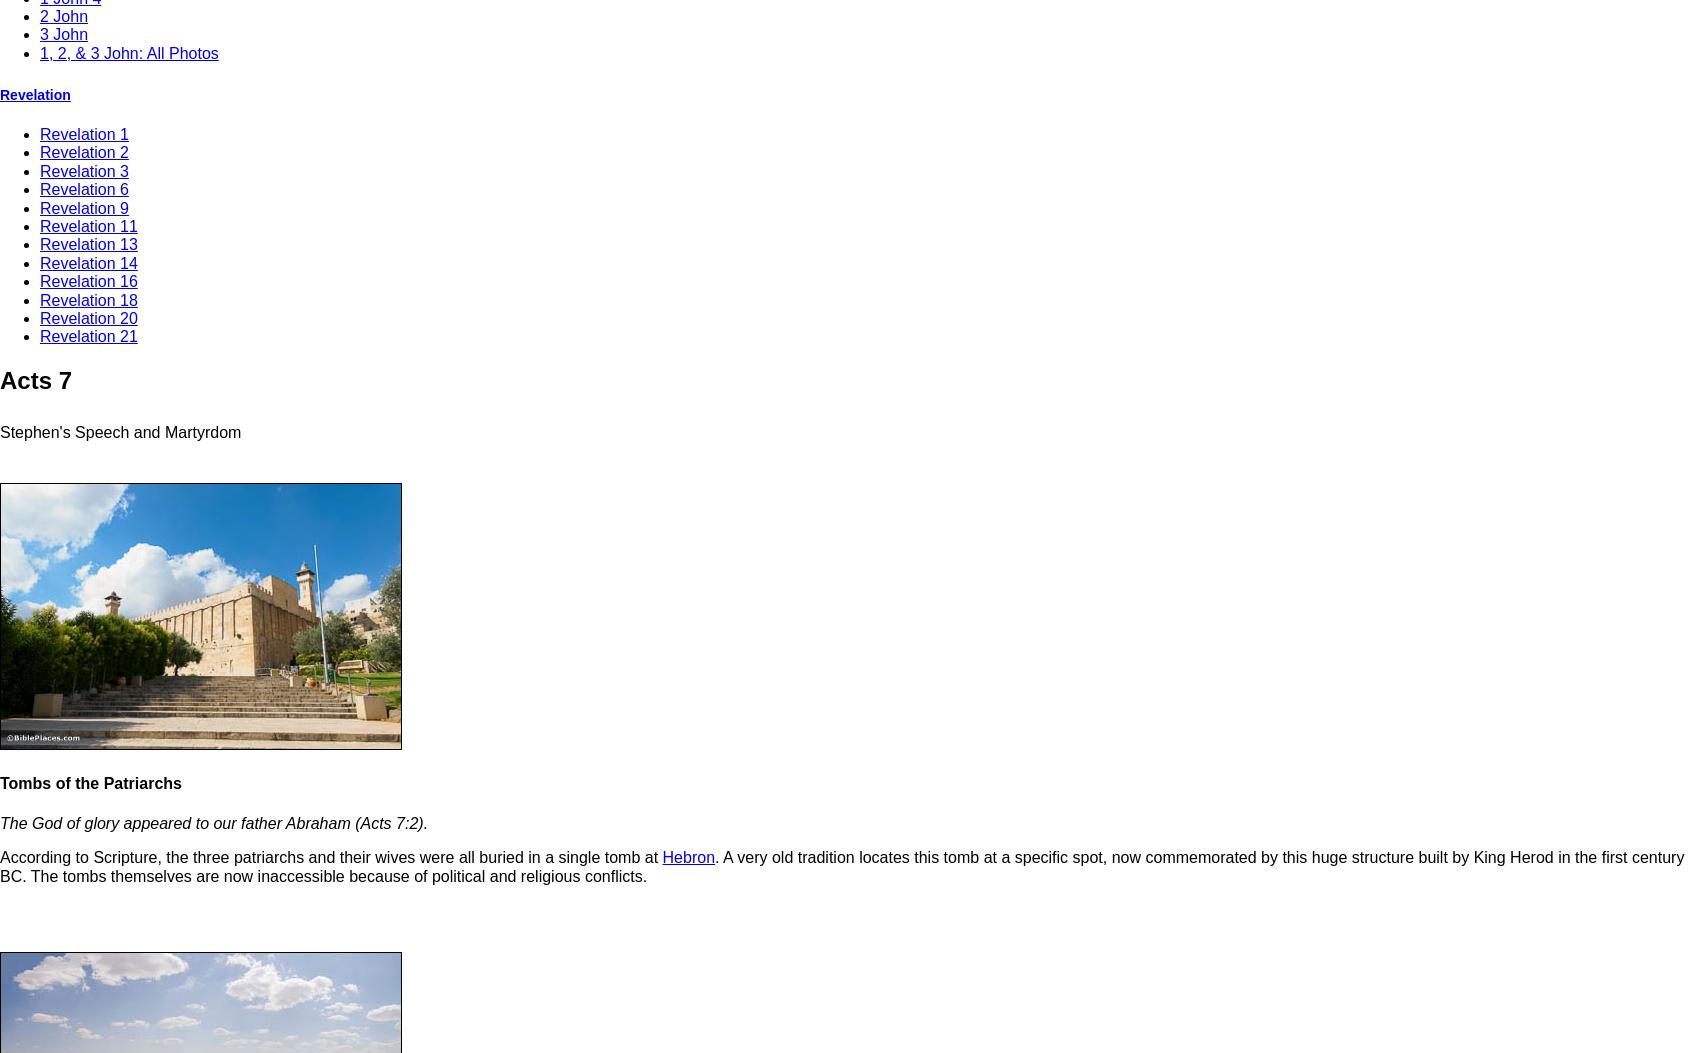  I want to click on 'Revelation 16', so click(88, 280).